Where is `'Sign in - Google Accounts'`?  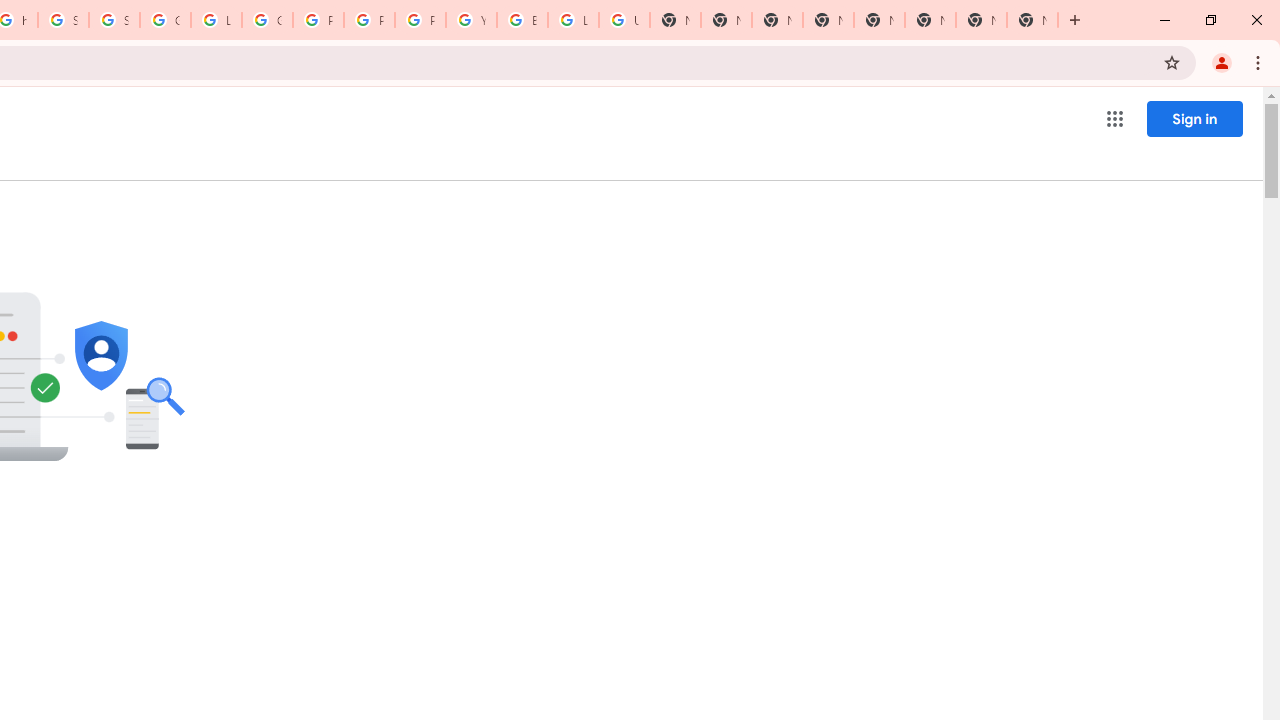
'Sign in - Google Accounts' is located at coordinates (112, 20).